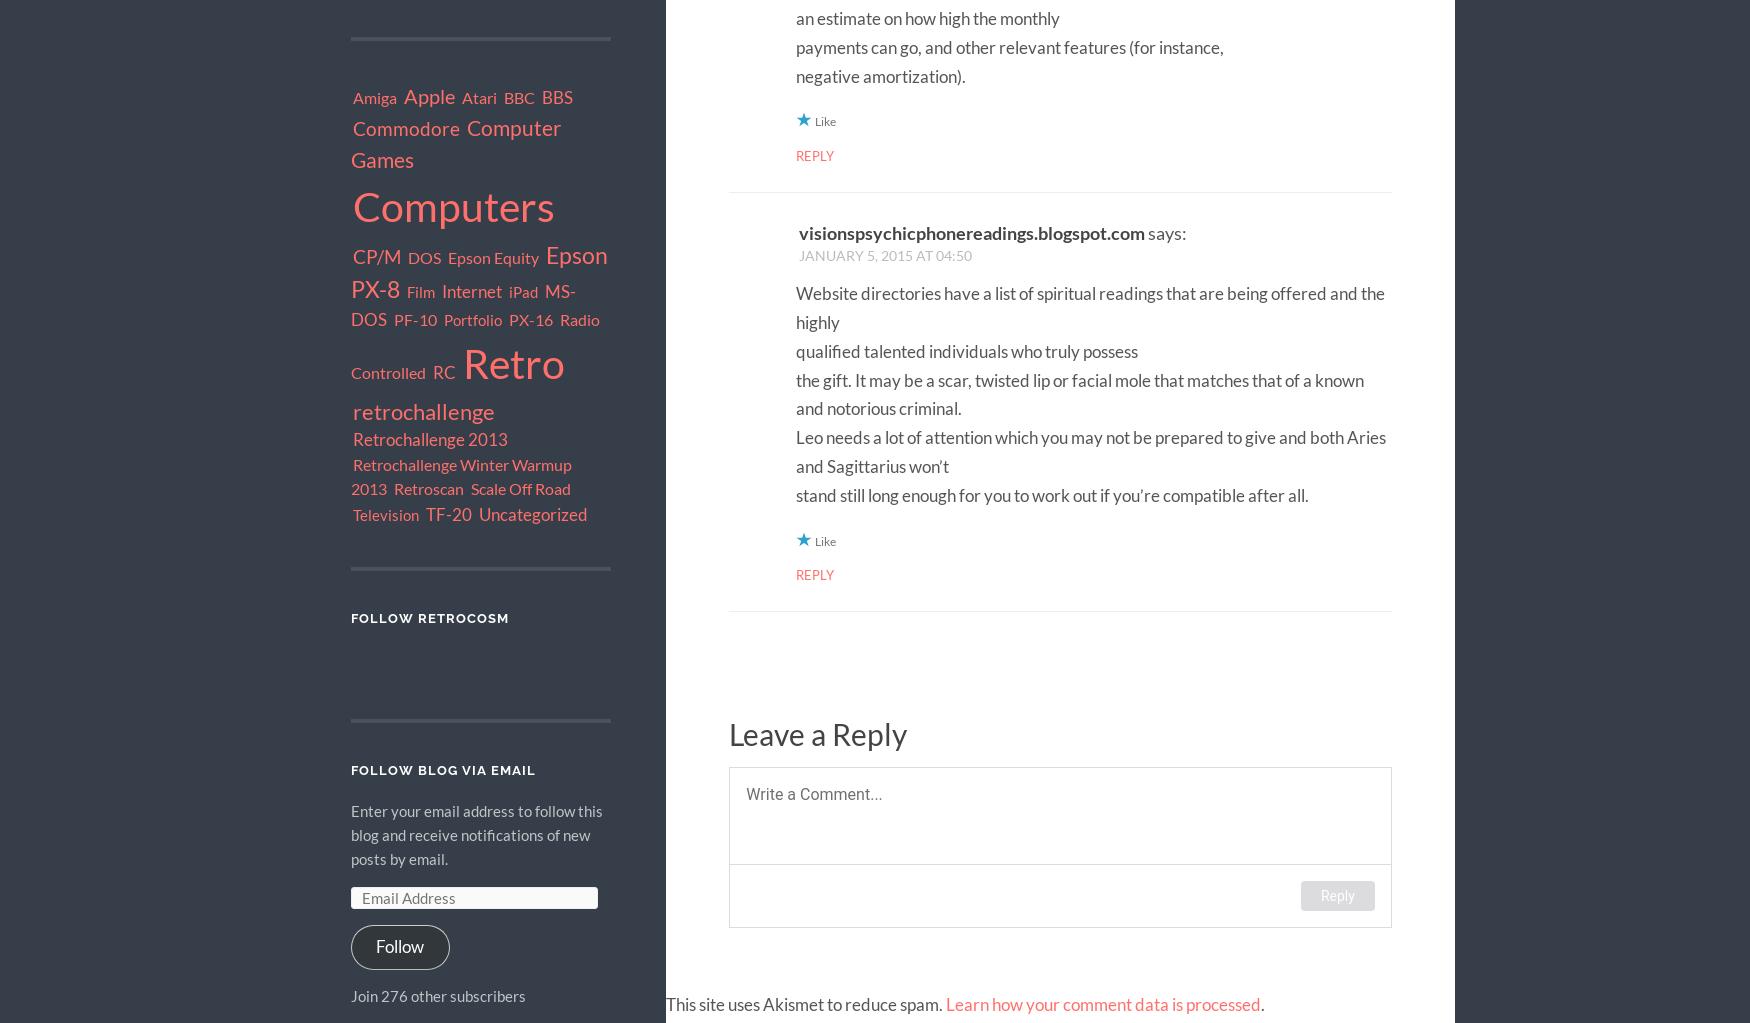  What do you see at coordinates (474, 344) in the screenshot?
I see `'Radio Controlled'` at bounding box center [474, 344].